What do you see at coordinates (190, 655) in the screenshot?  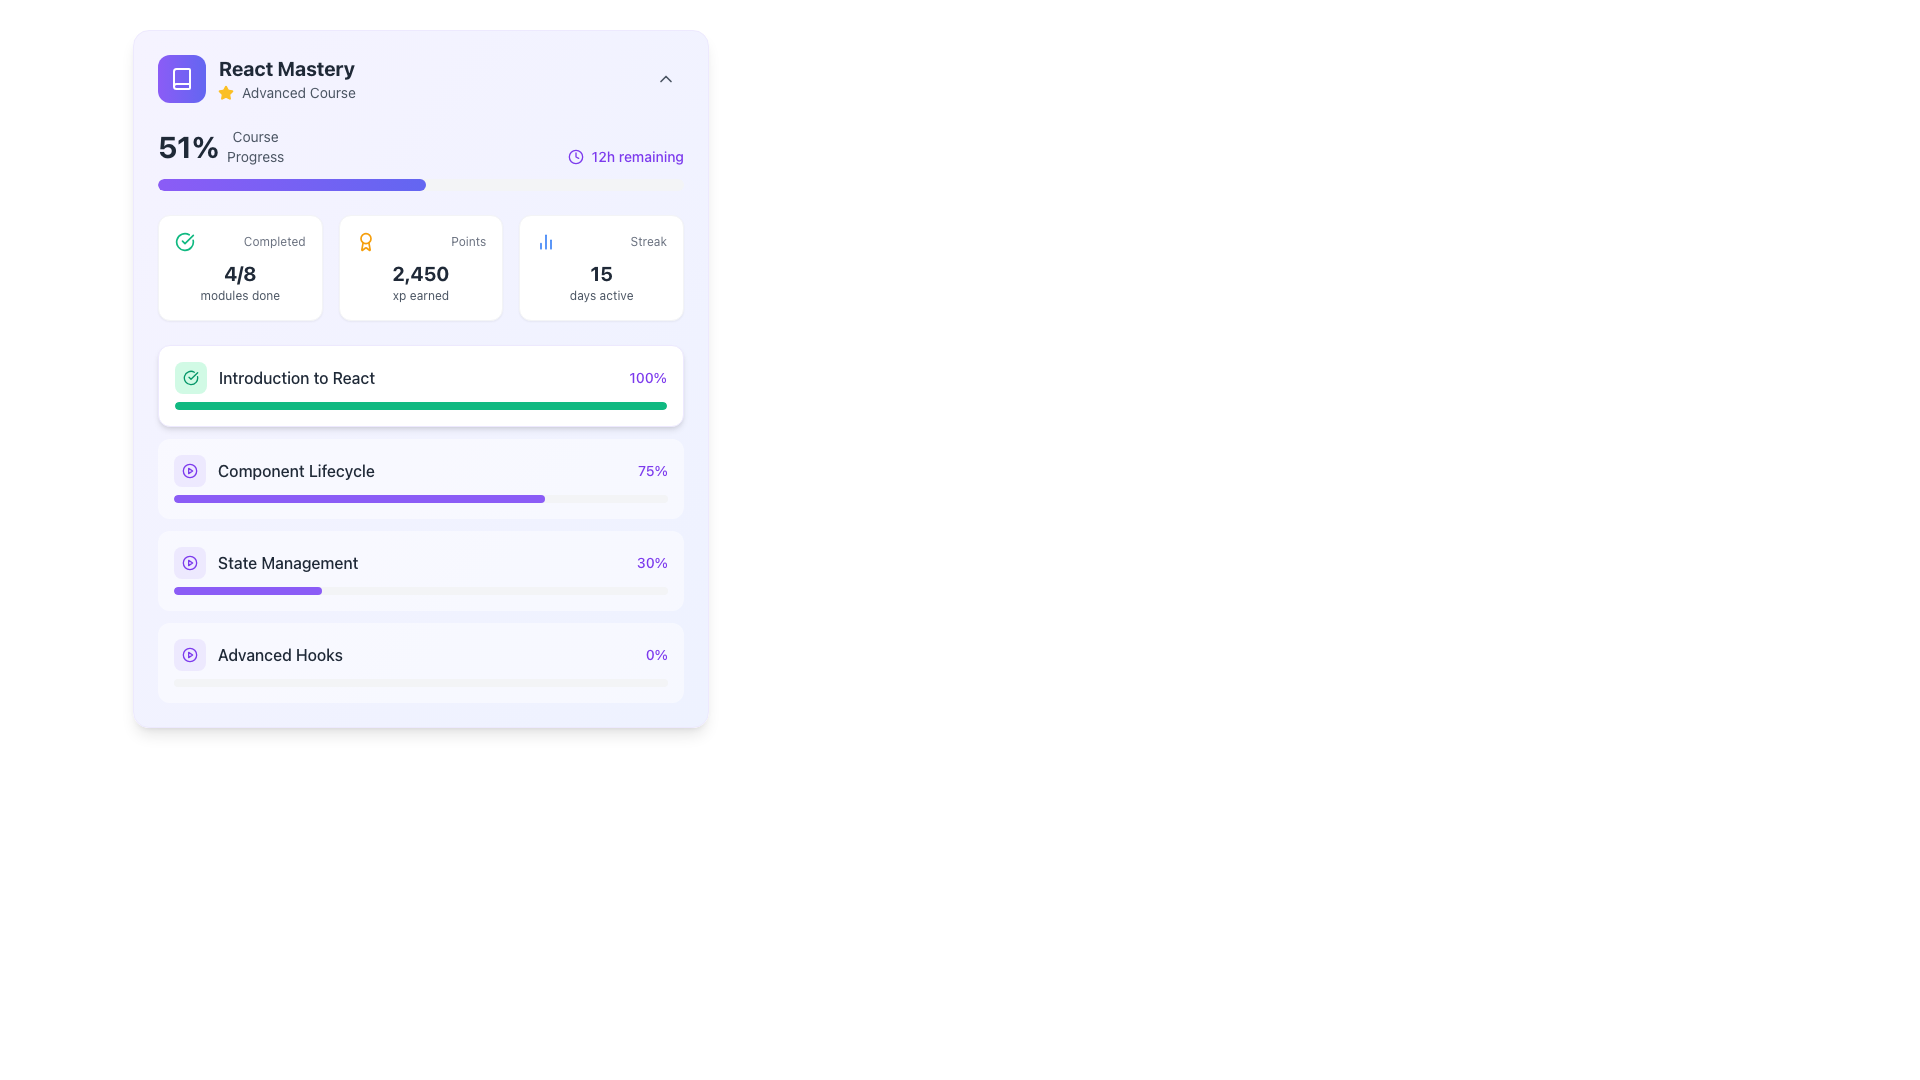 I see `the play button located to the left of the 'Advanced Hooks' text to initiate an action` at bounding box center [190, 655].